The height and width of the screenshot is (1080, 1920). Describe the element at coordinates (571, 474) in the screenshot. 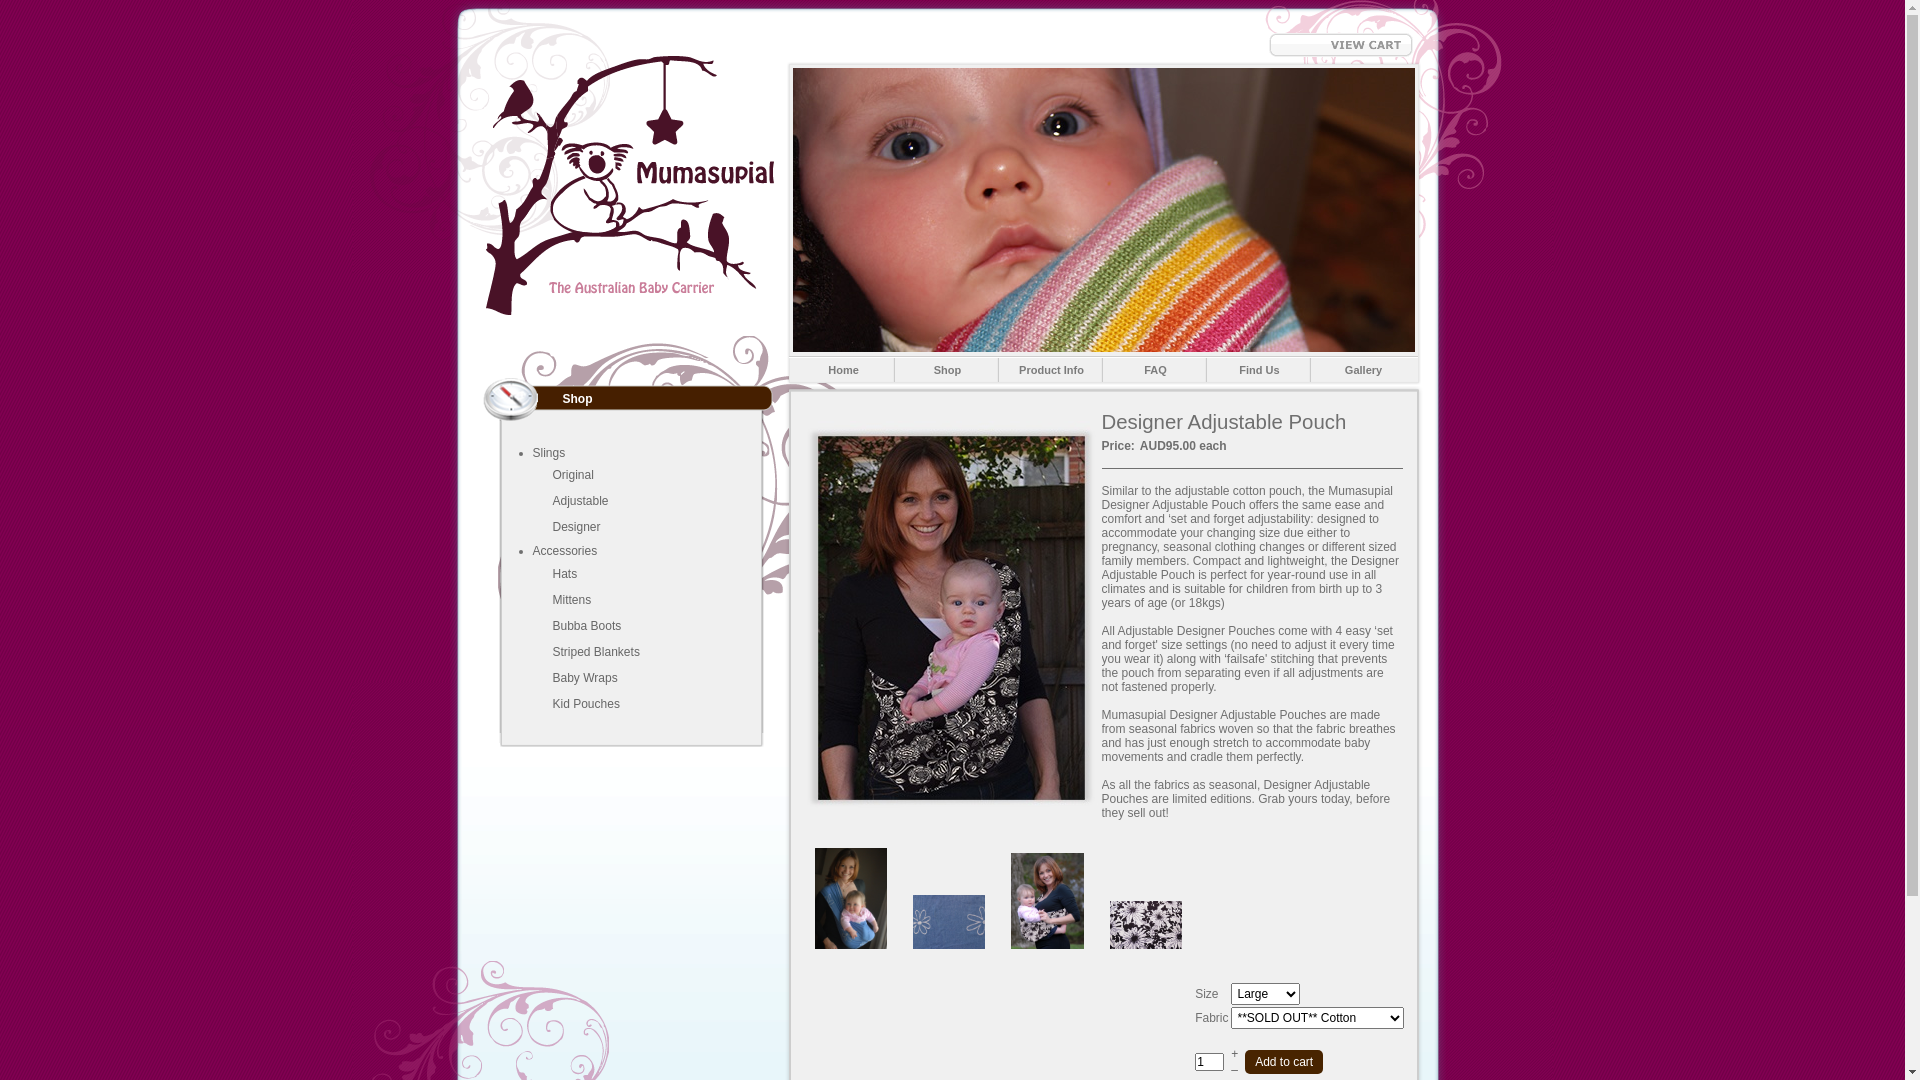

I see `'Original'` at that location.